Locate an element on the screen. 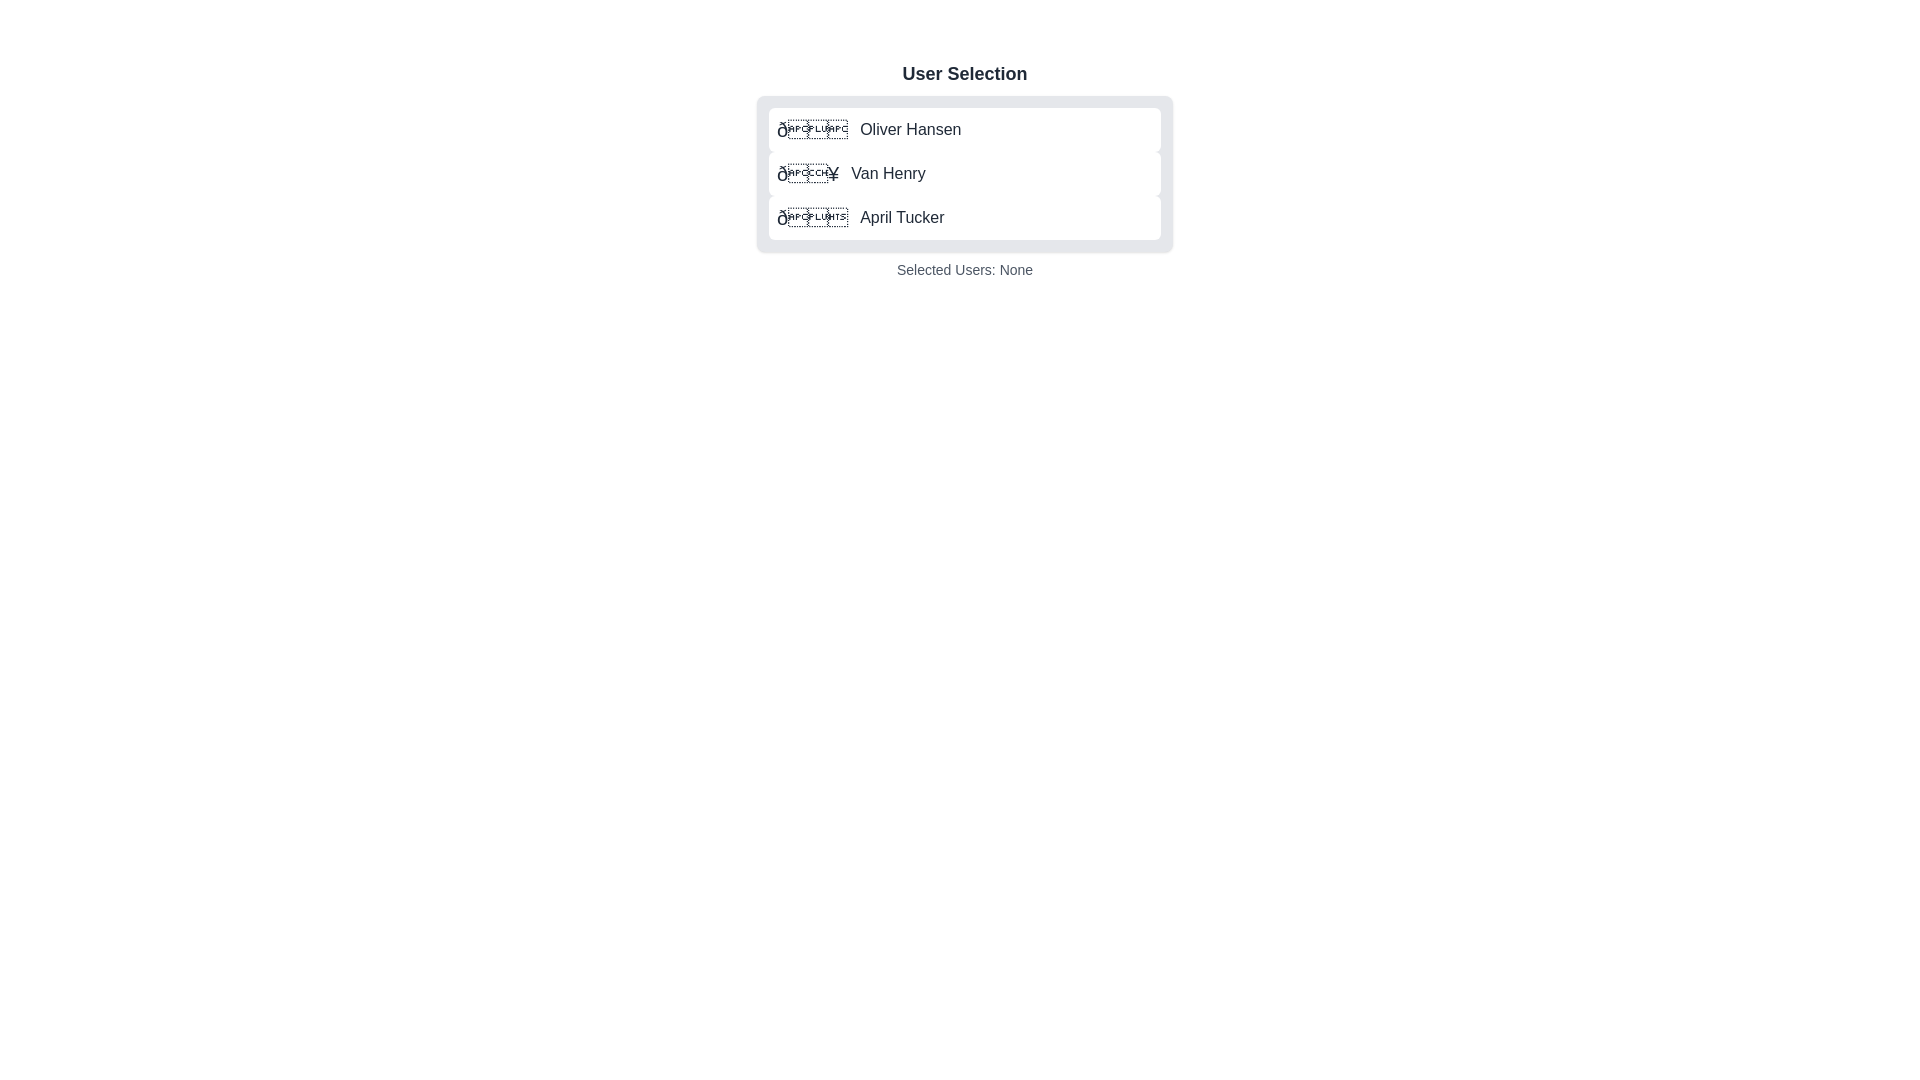 Image resolution: width=1920 pixels, height=1080 pixels. a user in the static list component for selection, which is centrally located below the 'User Selection' title is located at coordinates (964, 168).